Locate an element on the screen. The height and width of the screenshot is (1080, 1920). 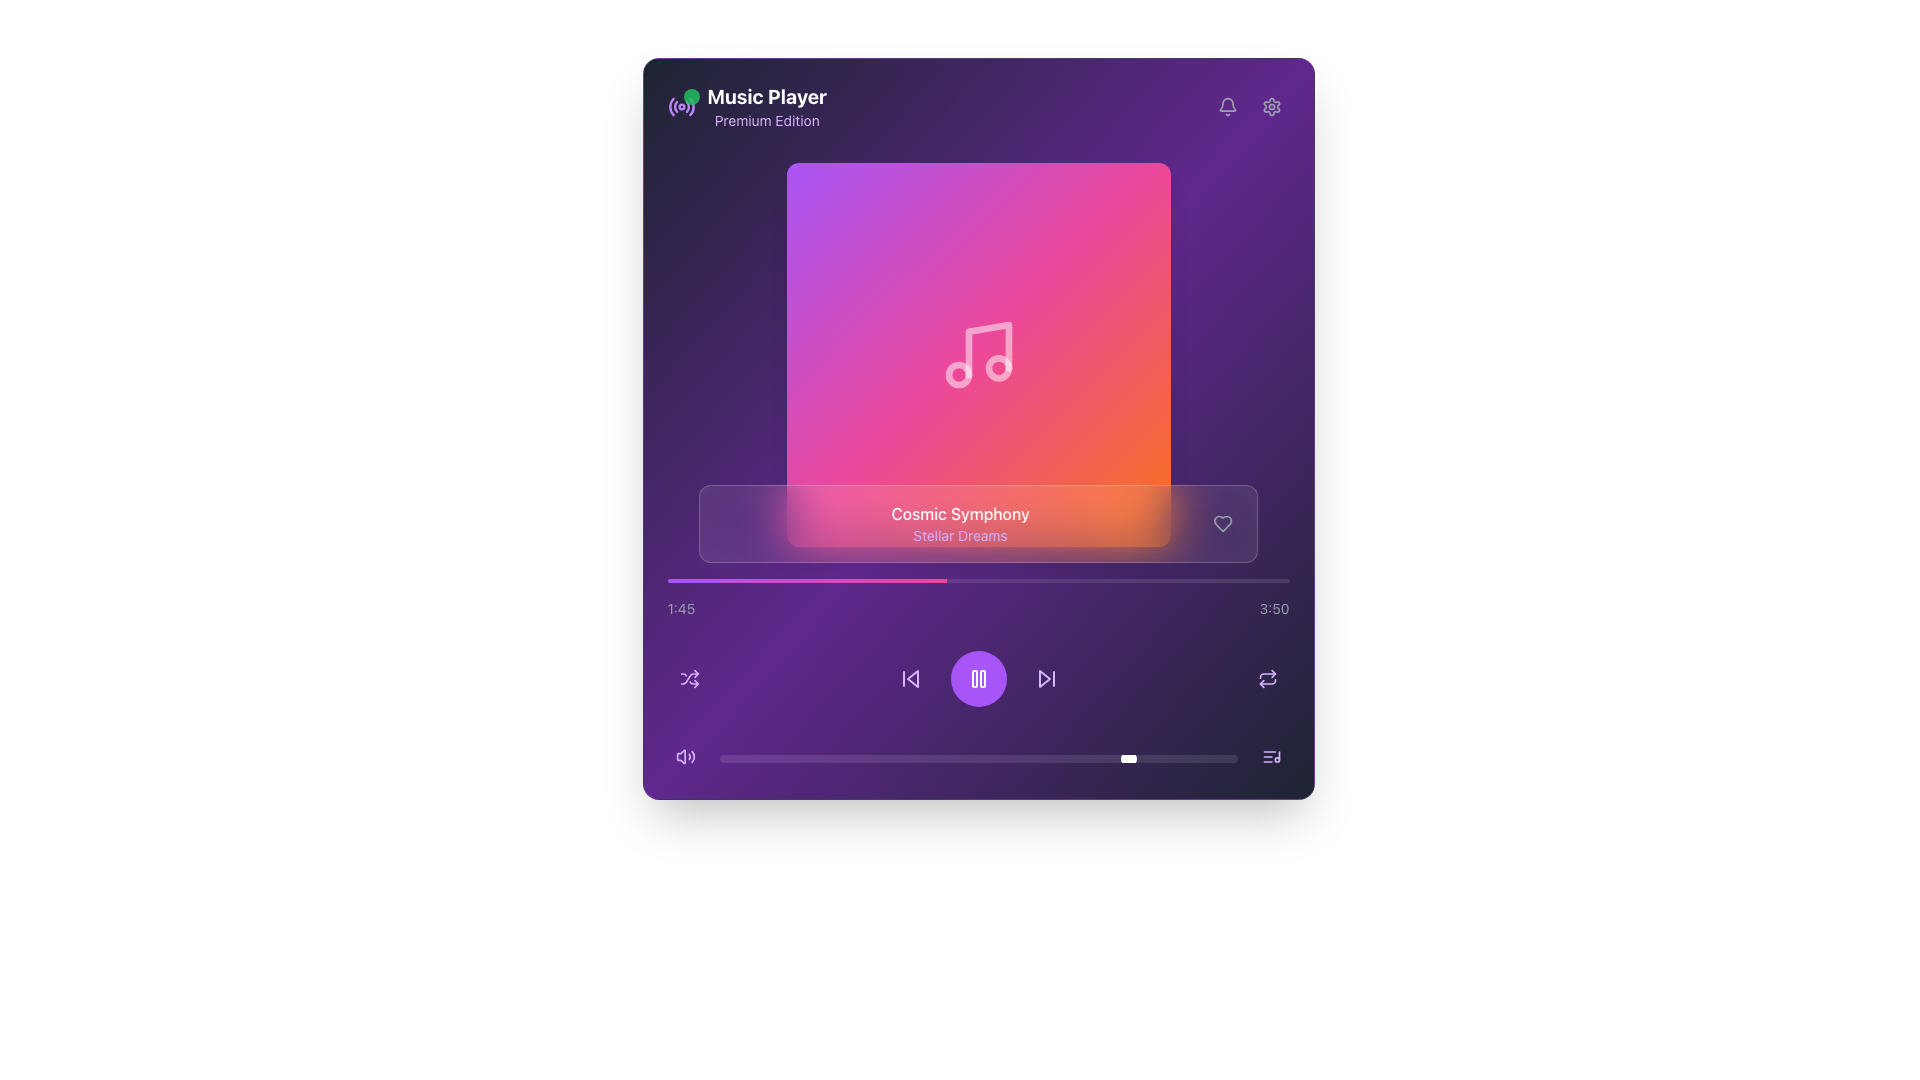
the 'like' button (icon-based) is located at coordinates (1222, 523).